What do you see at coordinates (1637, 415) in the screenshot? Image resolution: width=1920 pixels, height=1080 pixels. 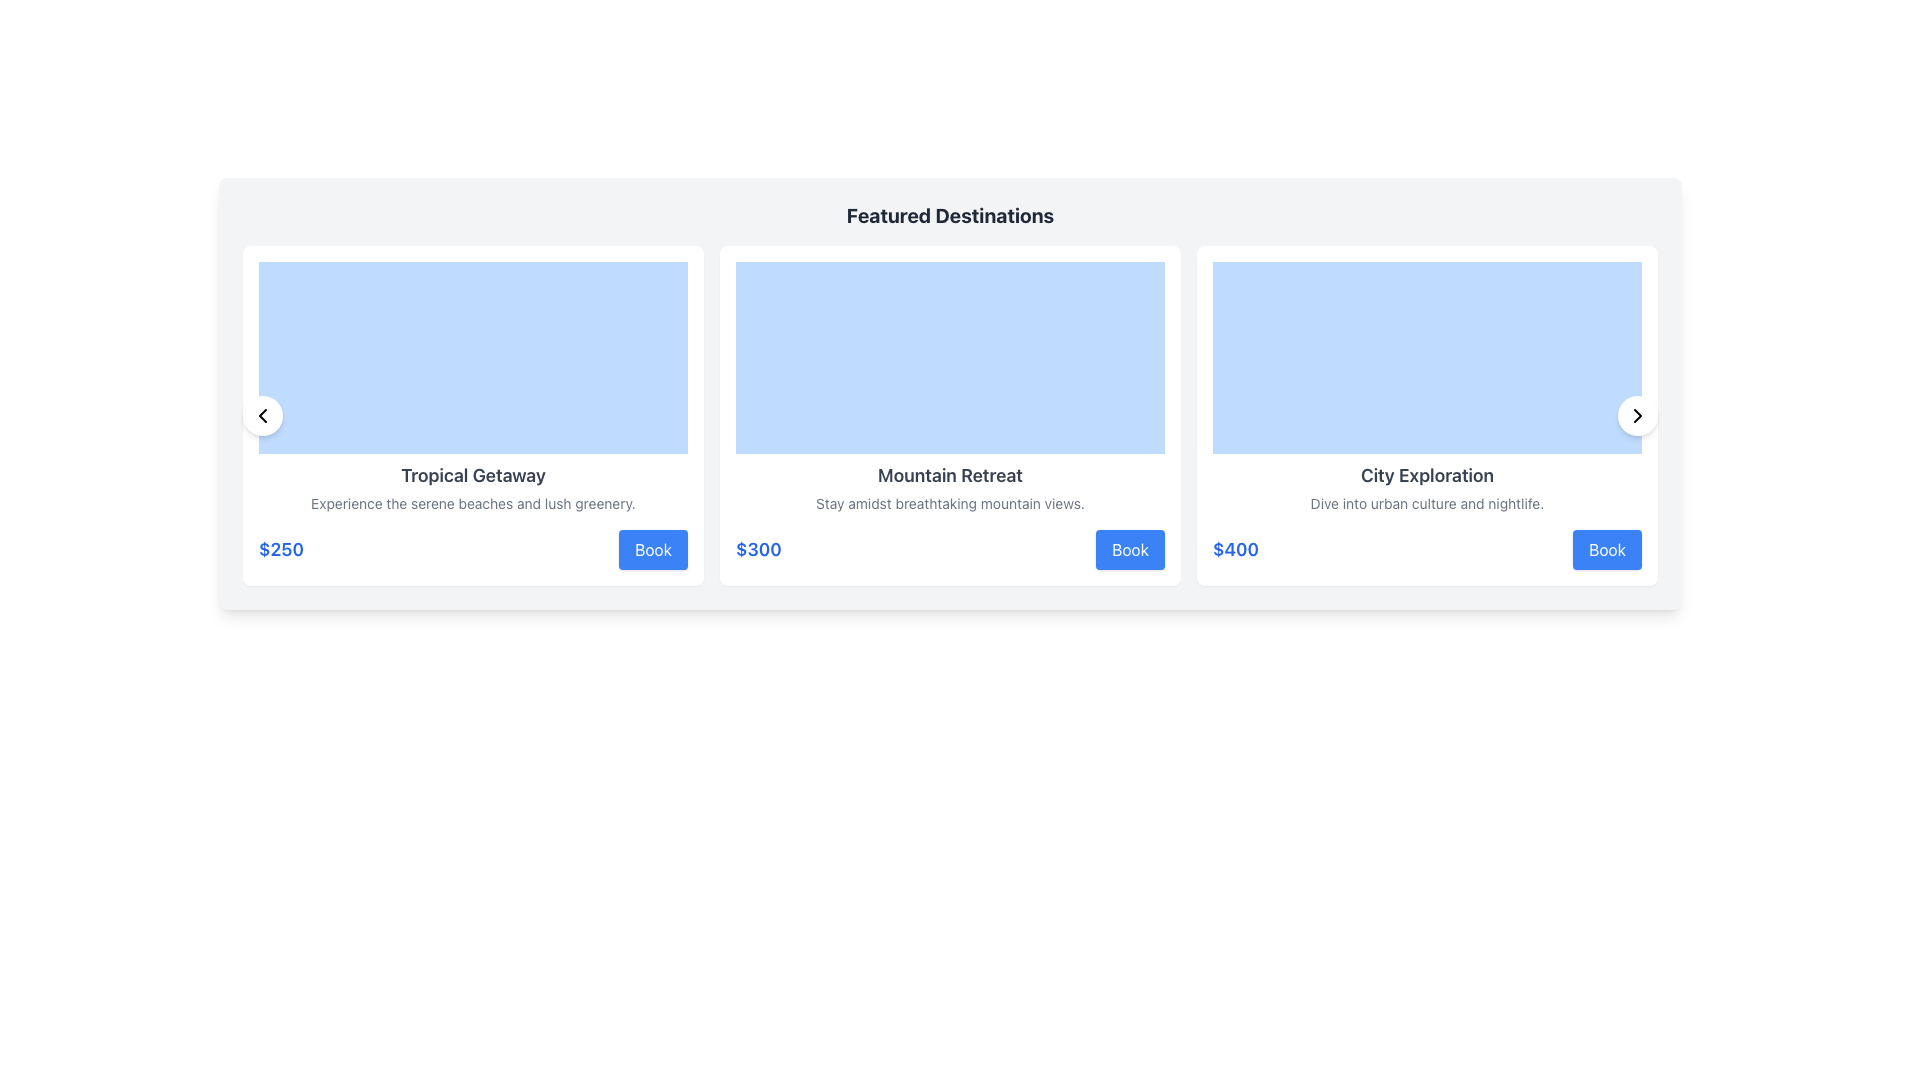 I see `the arrow symbol inside the circular navigation button located at the right edge of the 'City Exploration' card, which is the third card from the left in the row of cards under 'Featured Destinations'` at bounding box center [1637, 415].